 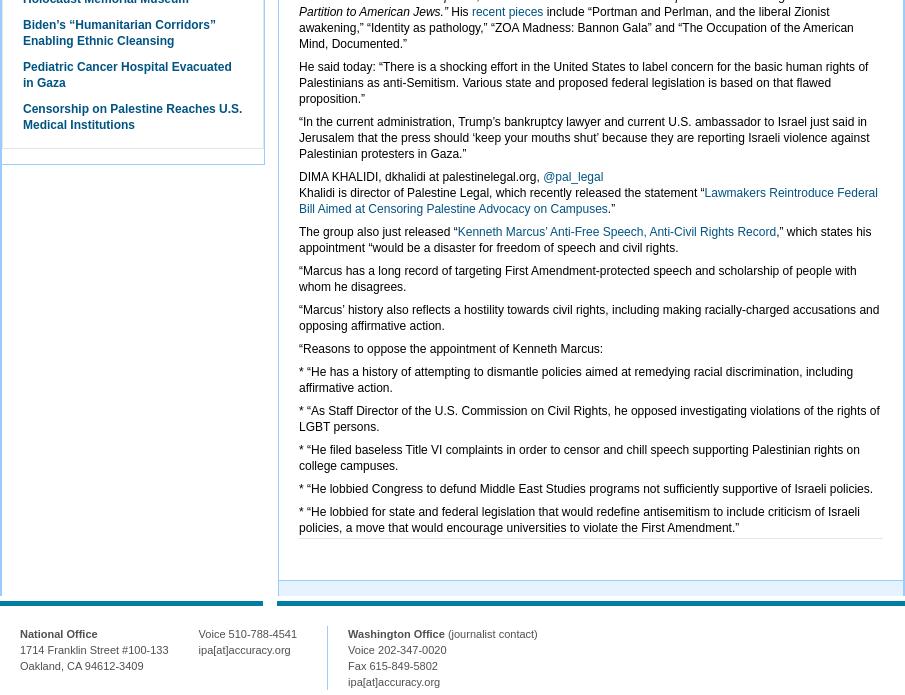 I want to click on 'Lawmakers Reintroduce Federal Bill Aimed at Censoring Palestine Advocacy on Campuses', so click(x=299, y=200).